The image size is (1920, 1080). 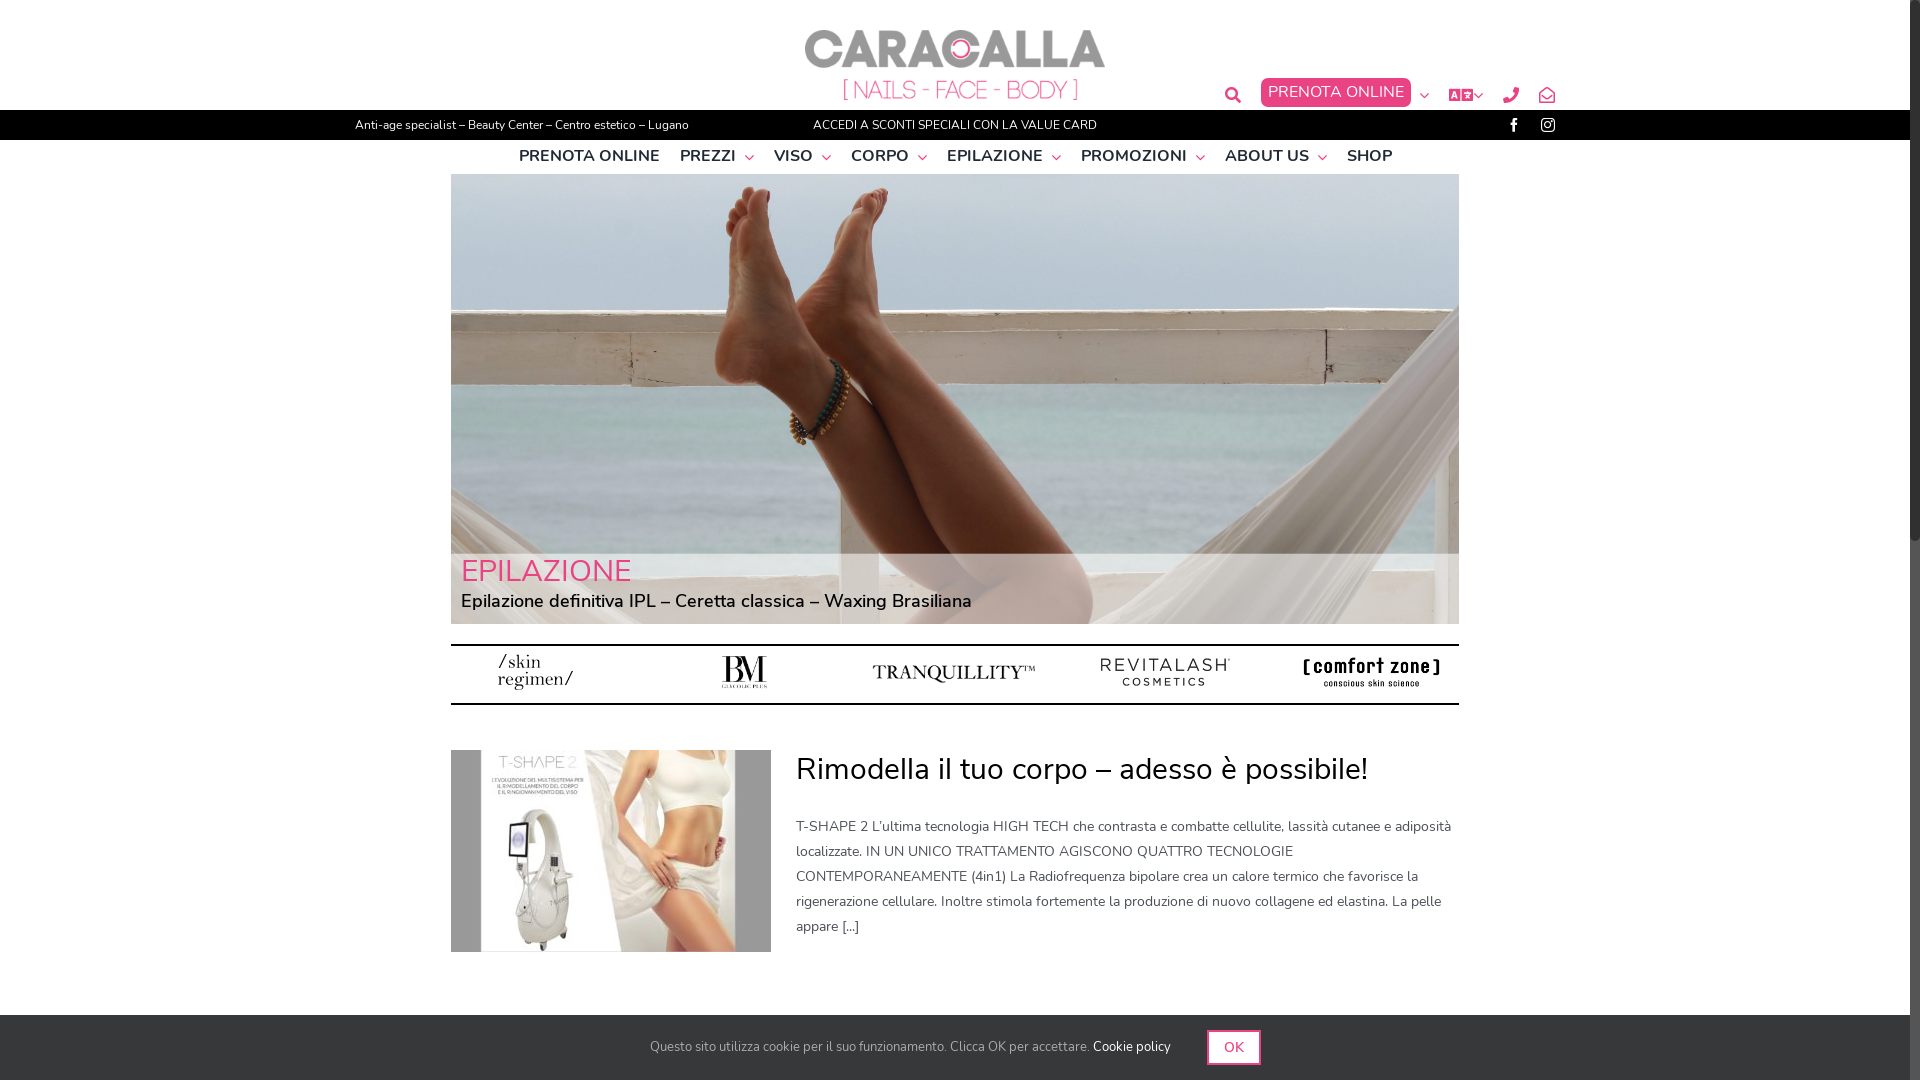 I want to click on 'VISO', so click(x=802, y=155).